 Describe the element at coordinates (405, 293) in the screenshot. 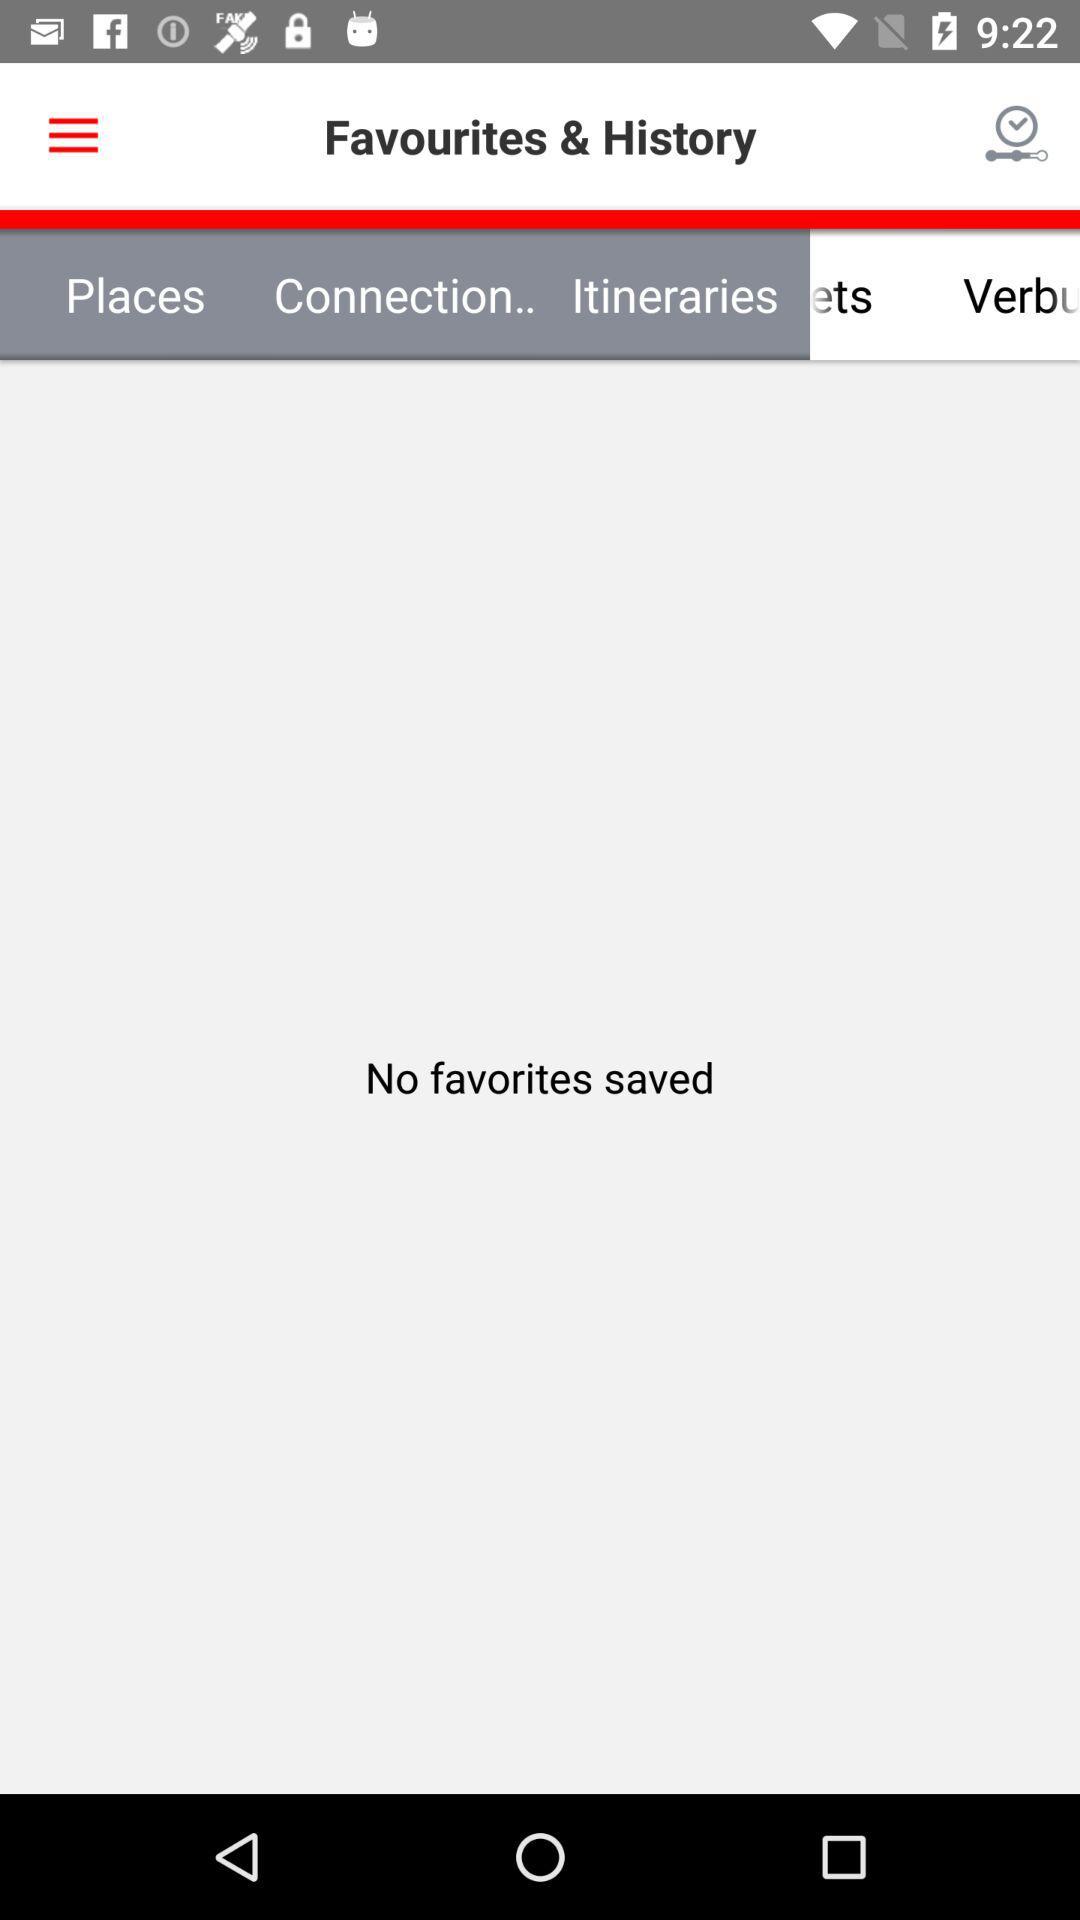

I see `connection requests` at that location.